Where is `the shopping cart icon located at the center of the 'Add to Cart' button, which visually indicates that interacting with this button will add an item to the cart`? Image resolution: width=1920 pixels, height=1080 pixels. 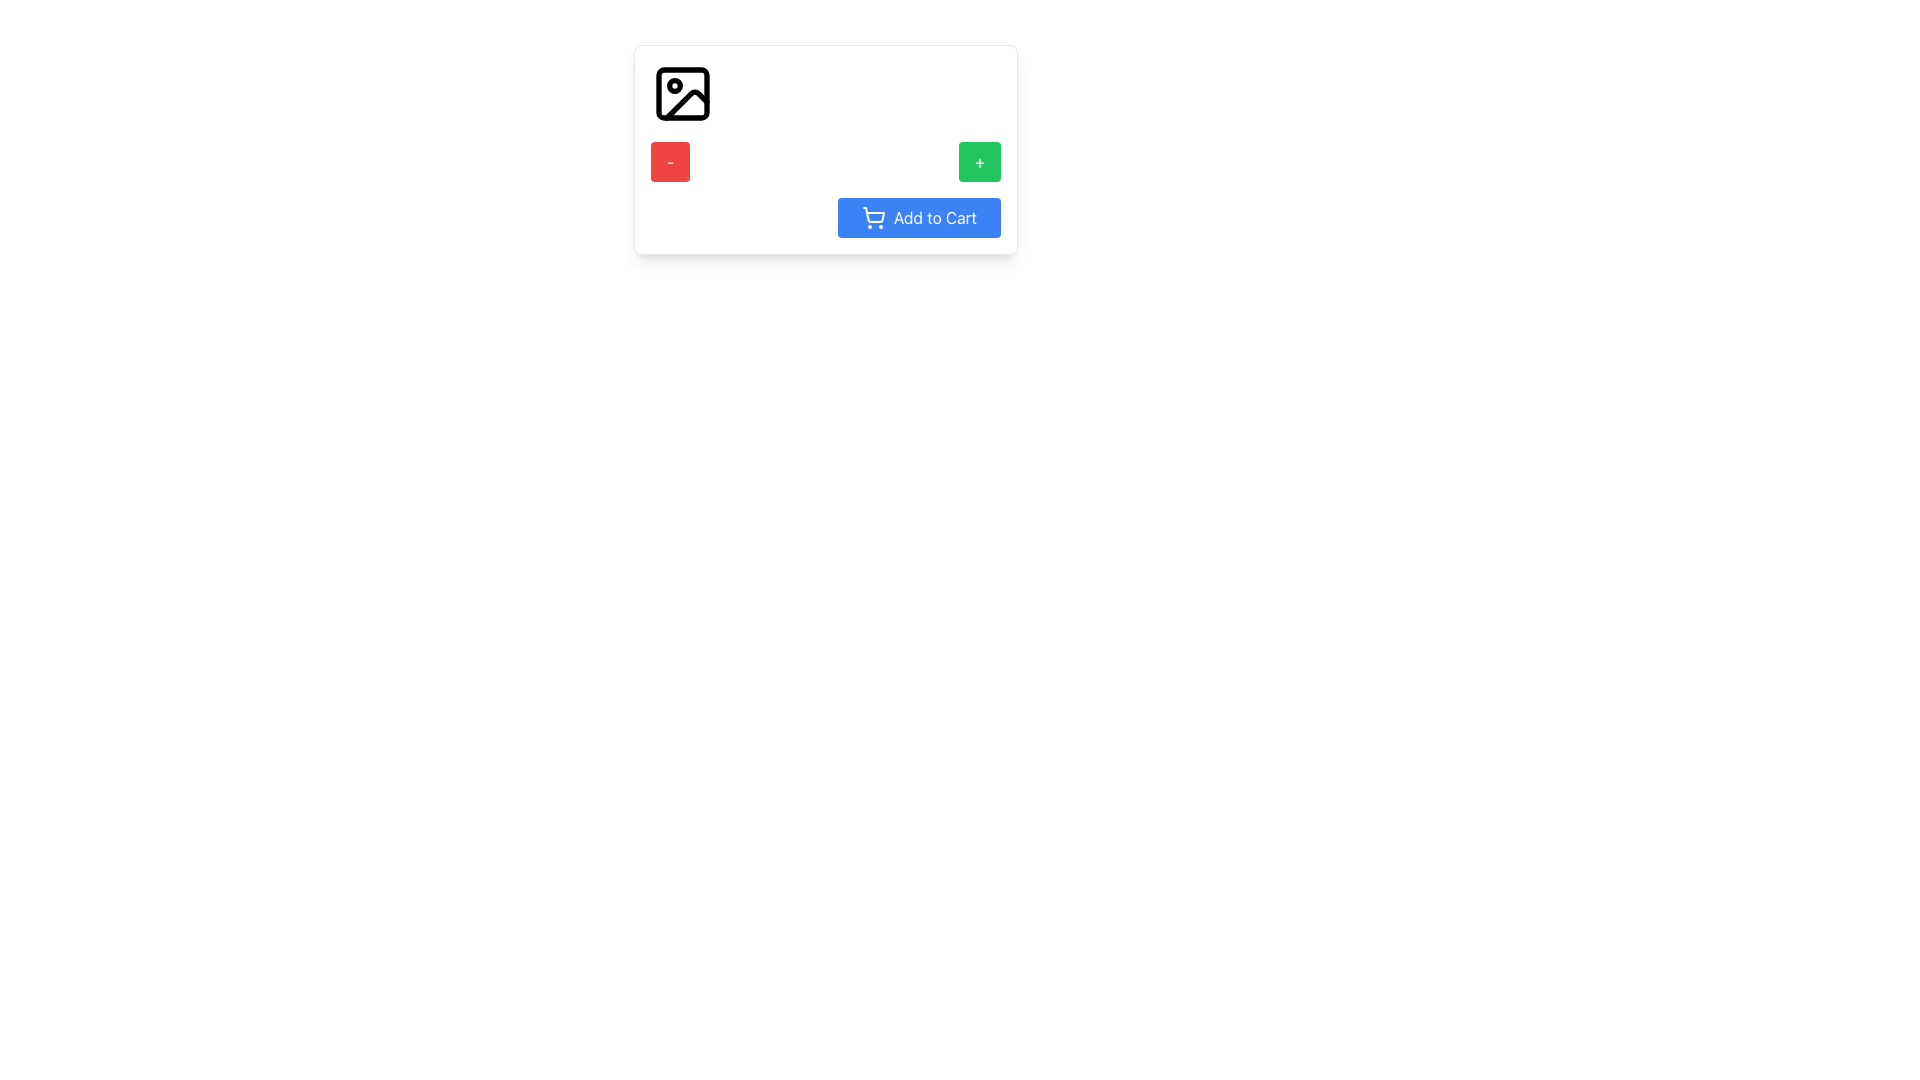 the shopping cart icon located at the center of the 'Add to Cart' button, which visually indicates that interacting with this button will add an item to the cart is located at coordinates (873, 215).